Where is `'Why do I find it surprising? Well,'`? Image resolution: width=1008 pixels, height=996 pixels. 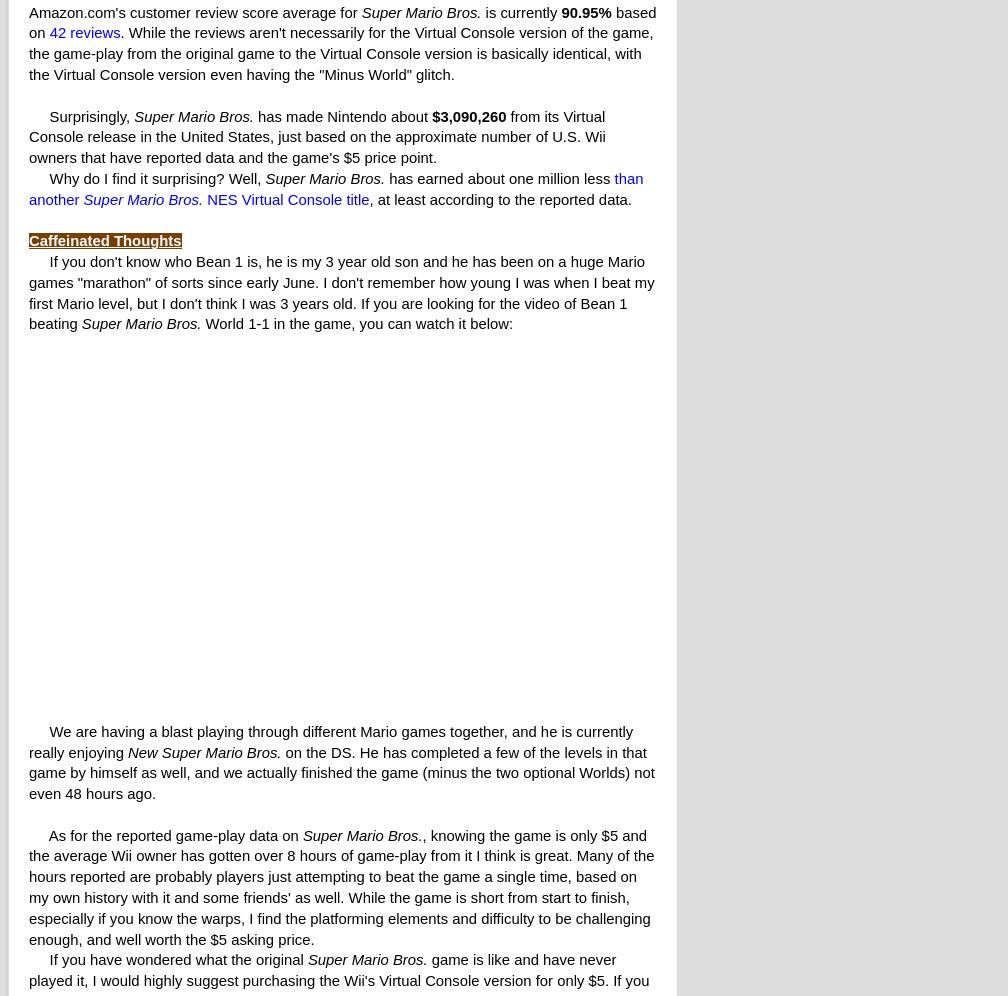 'Why do I find it surprising? Well,' is located at coordinates (146, 177).